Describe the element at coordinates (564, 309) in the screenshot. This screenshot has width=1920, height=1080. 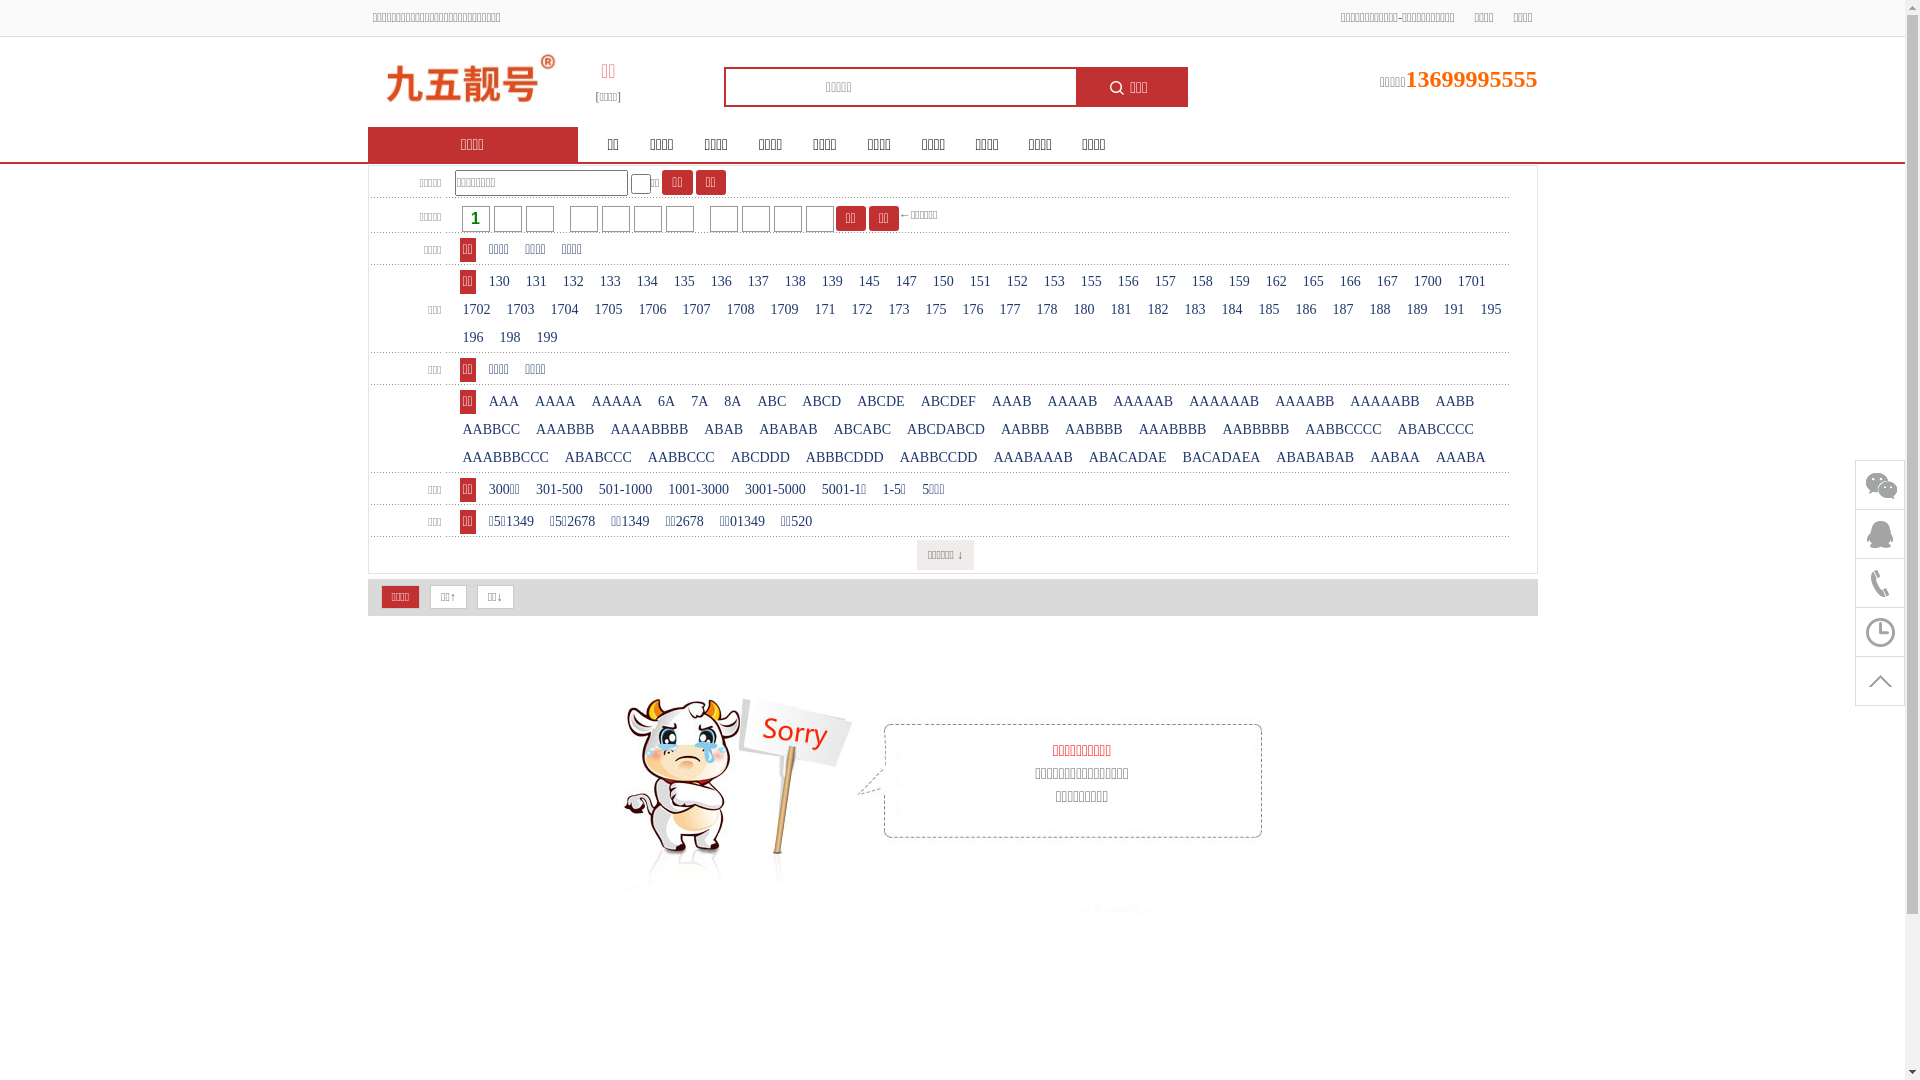
I see `'1704'` at that location.